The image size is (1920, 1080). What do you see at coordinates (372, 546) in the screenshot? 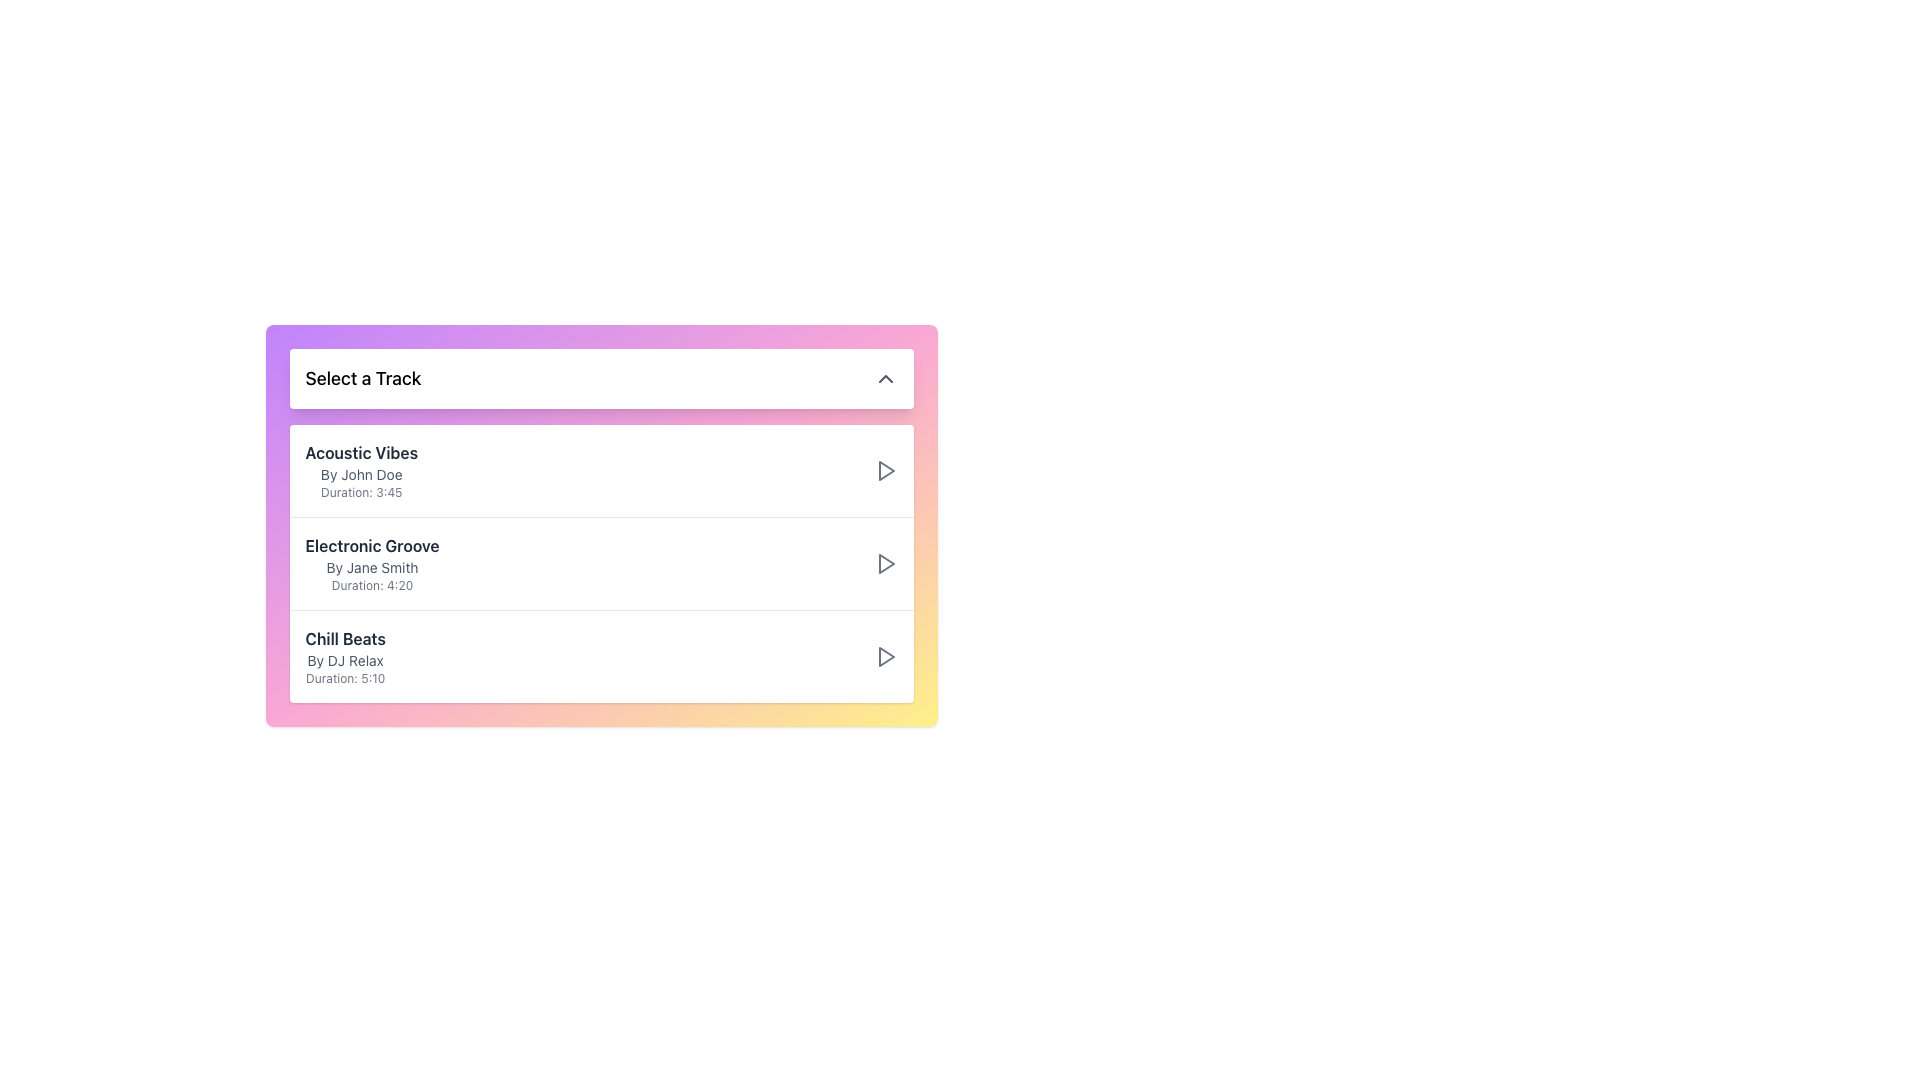
I see `the text element displaying 'Electronic Groove' in bold dark gray font, located in the middle section of the track information list` at bounding box center [372, 546].